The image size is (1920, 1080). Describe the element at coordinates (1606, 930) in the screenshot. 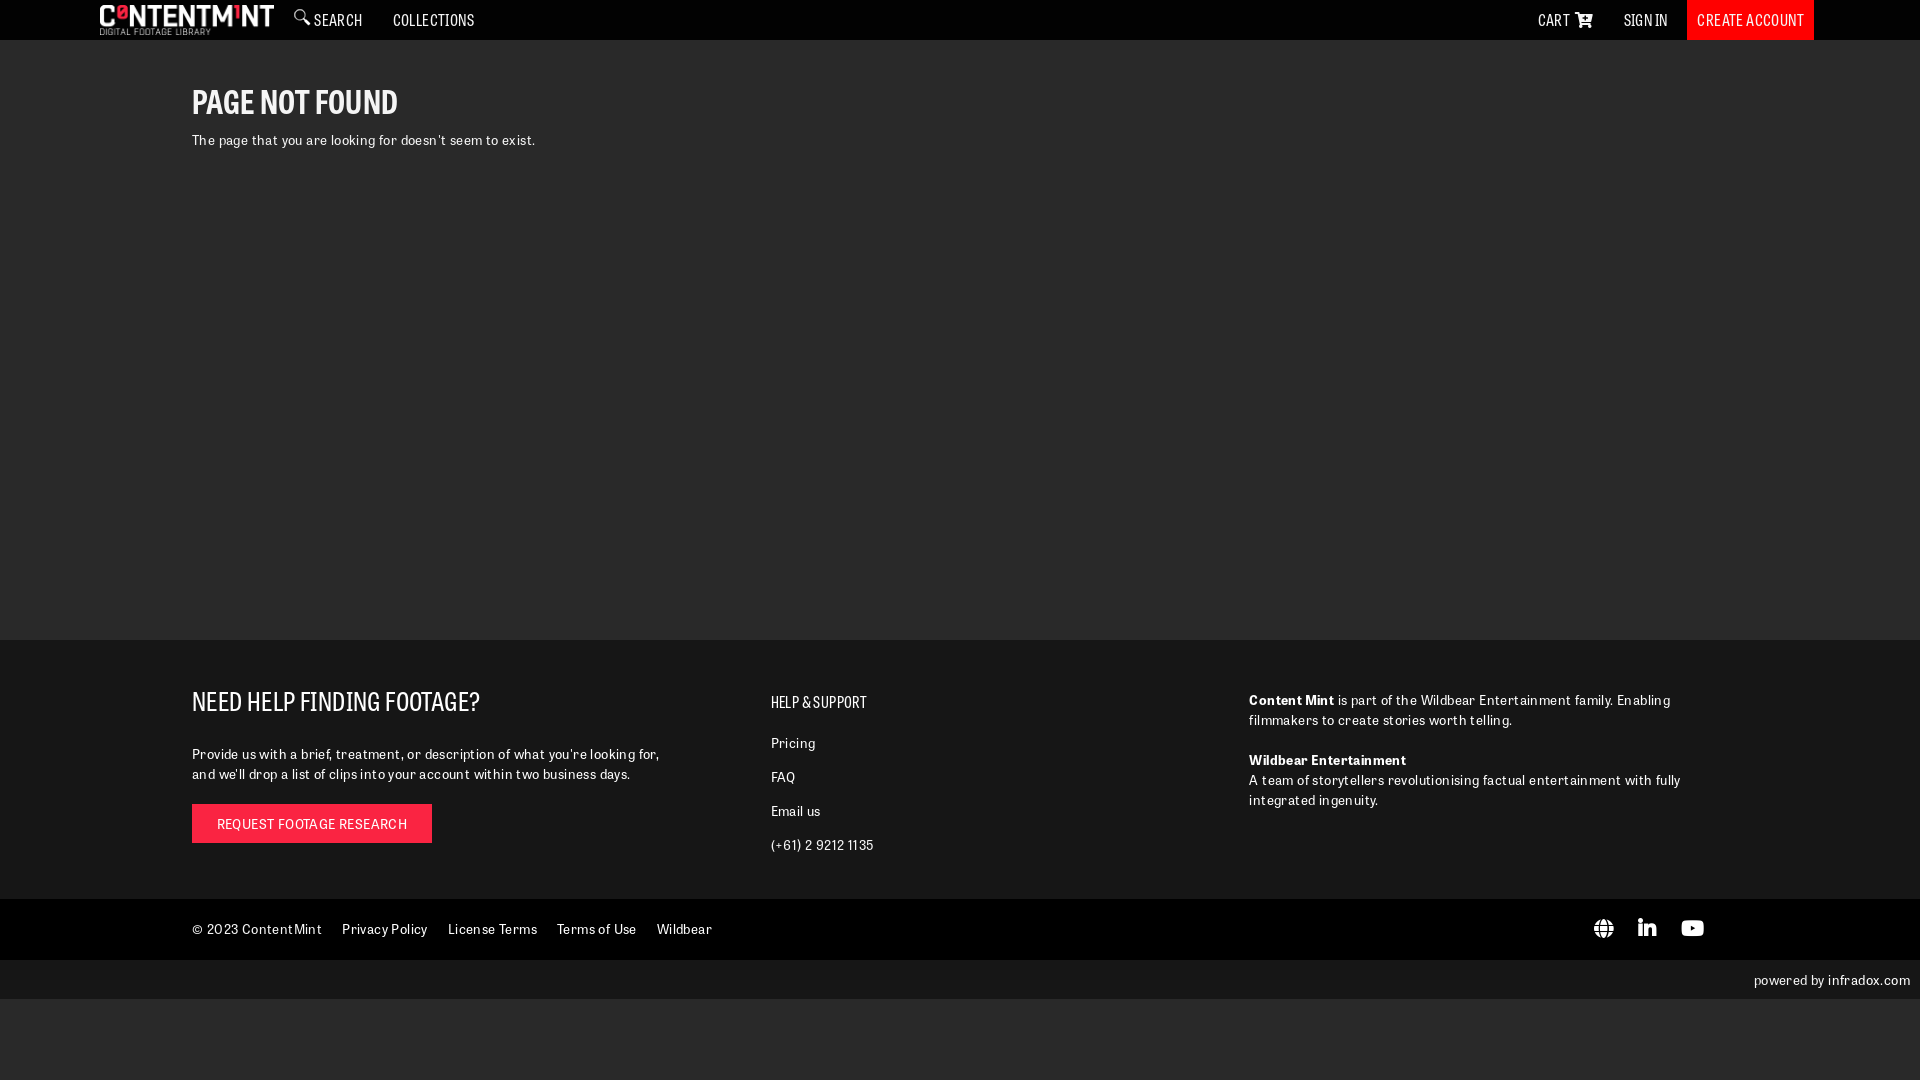

I see `'https://www.contentmint.com.au'` at that location.